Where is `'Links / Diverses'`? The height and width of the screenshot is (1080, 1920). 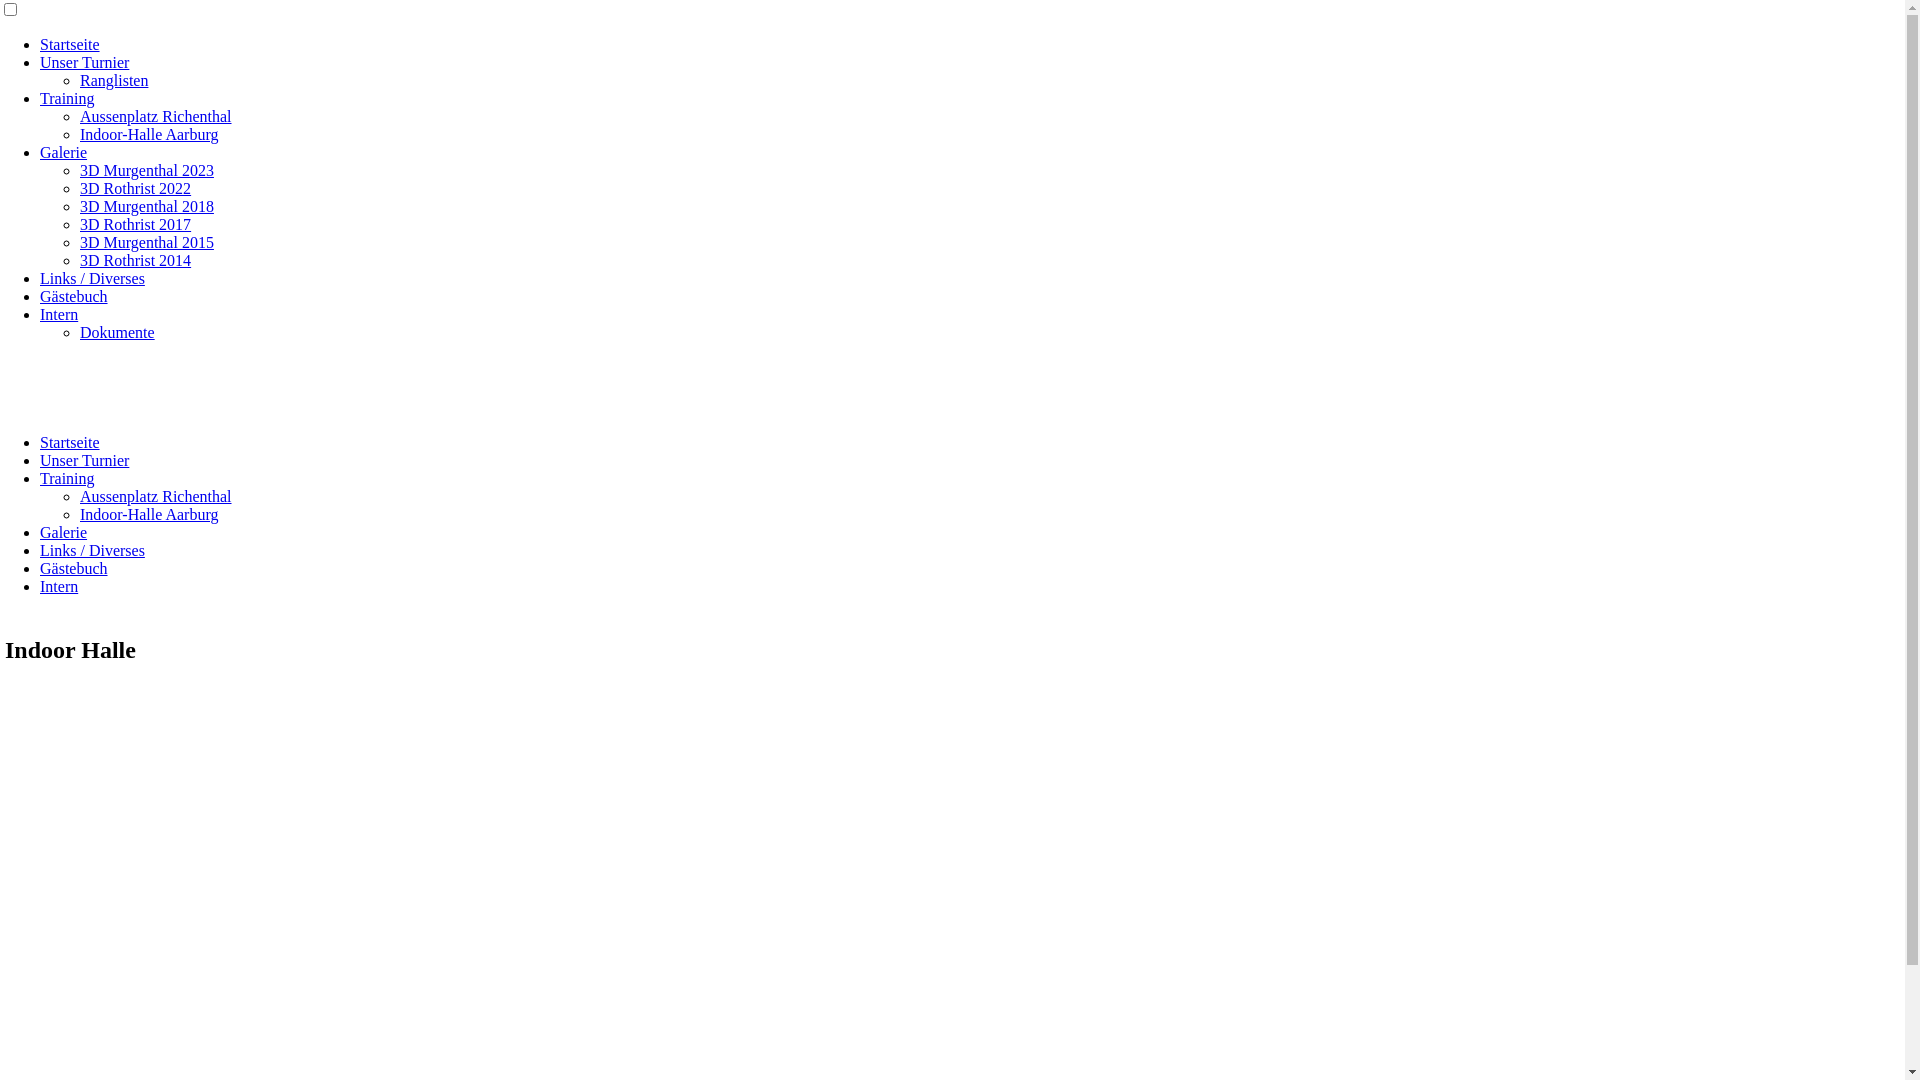 'Links / Diverses' is located at coordinates (91, 550).